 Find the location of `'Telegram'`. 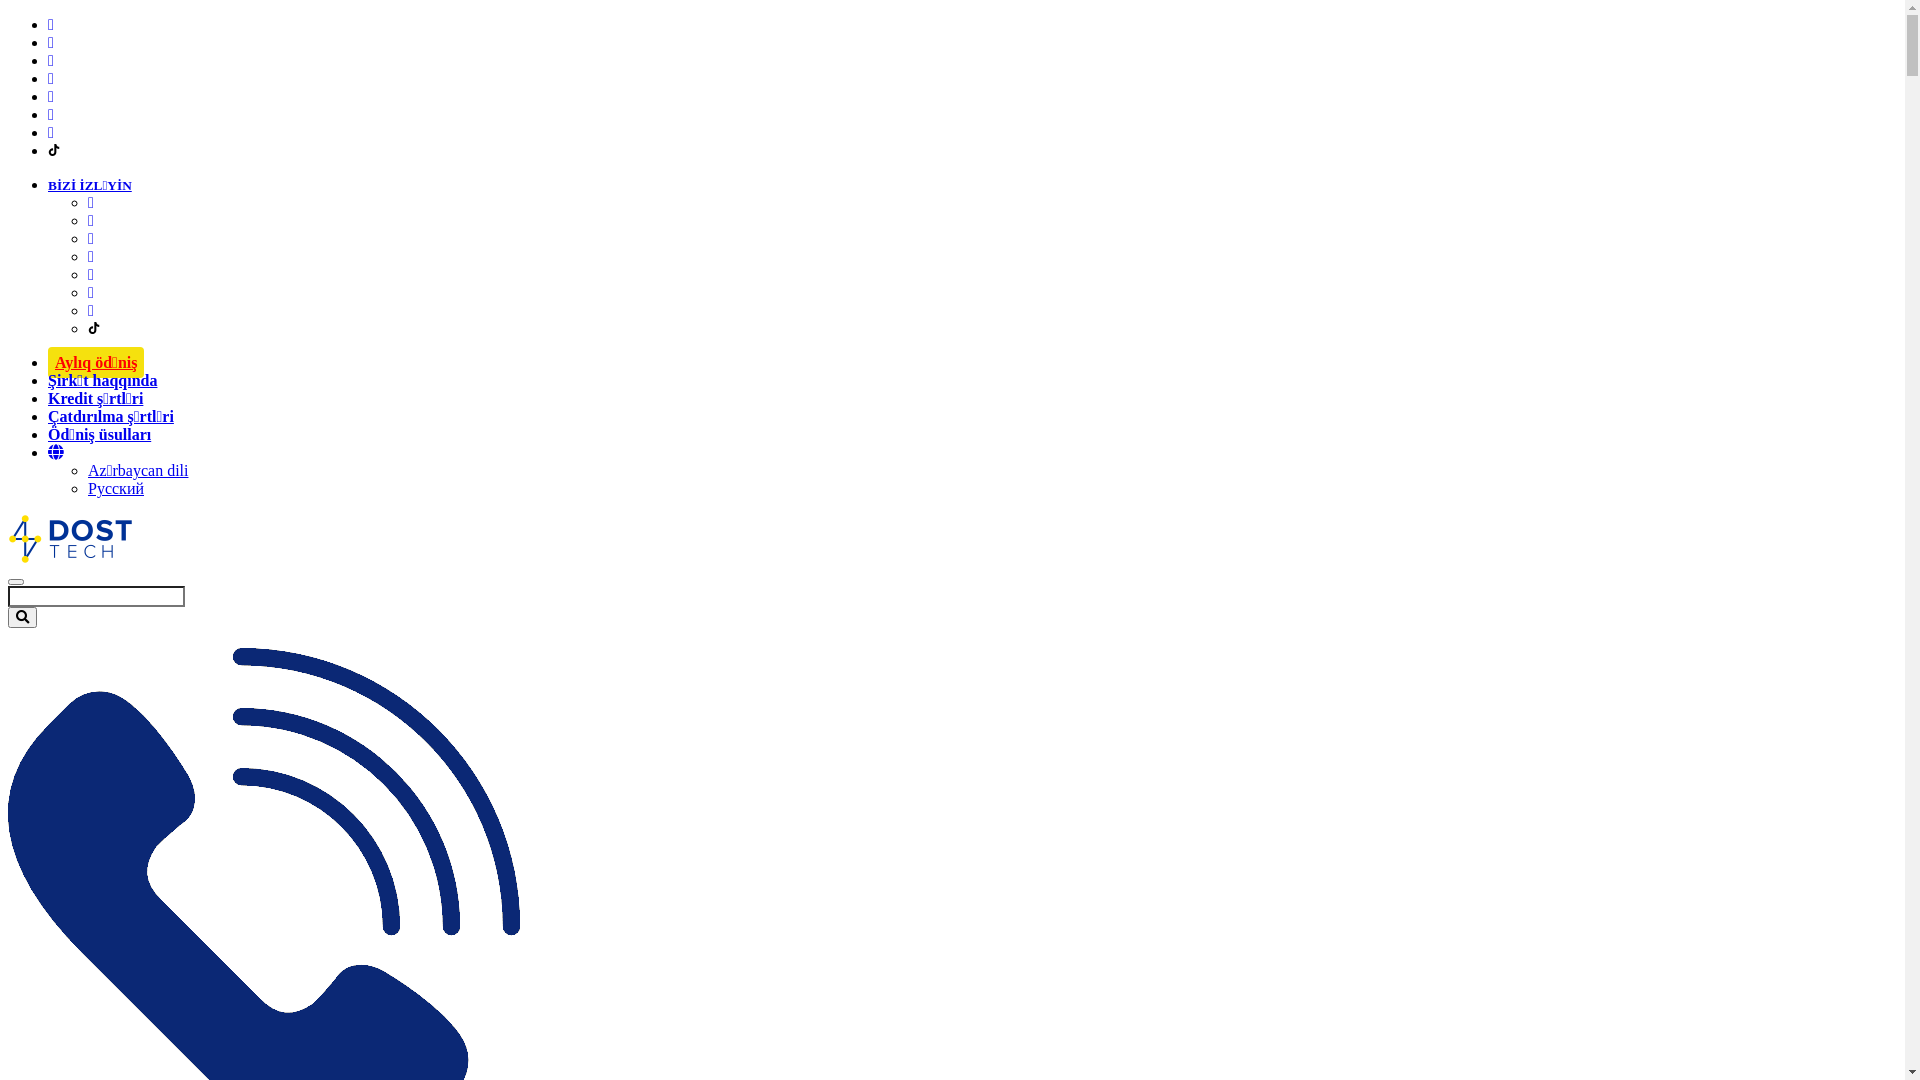

'Telegram' is located at coordinates (48, 114).